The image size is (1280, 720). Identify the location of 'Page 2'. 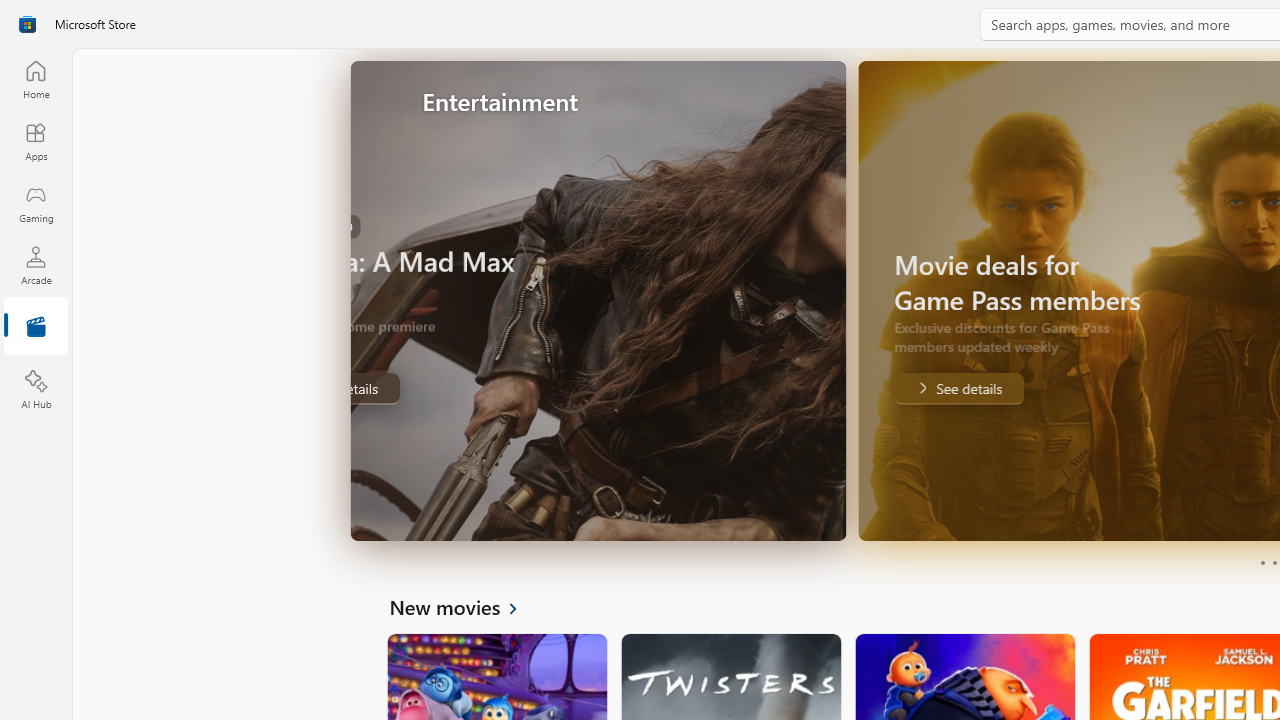
(1273, 563).